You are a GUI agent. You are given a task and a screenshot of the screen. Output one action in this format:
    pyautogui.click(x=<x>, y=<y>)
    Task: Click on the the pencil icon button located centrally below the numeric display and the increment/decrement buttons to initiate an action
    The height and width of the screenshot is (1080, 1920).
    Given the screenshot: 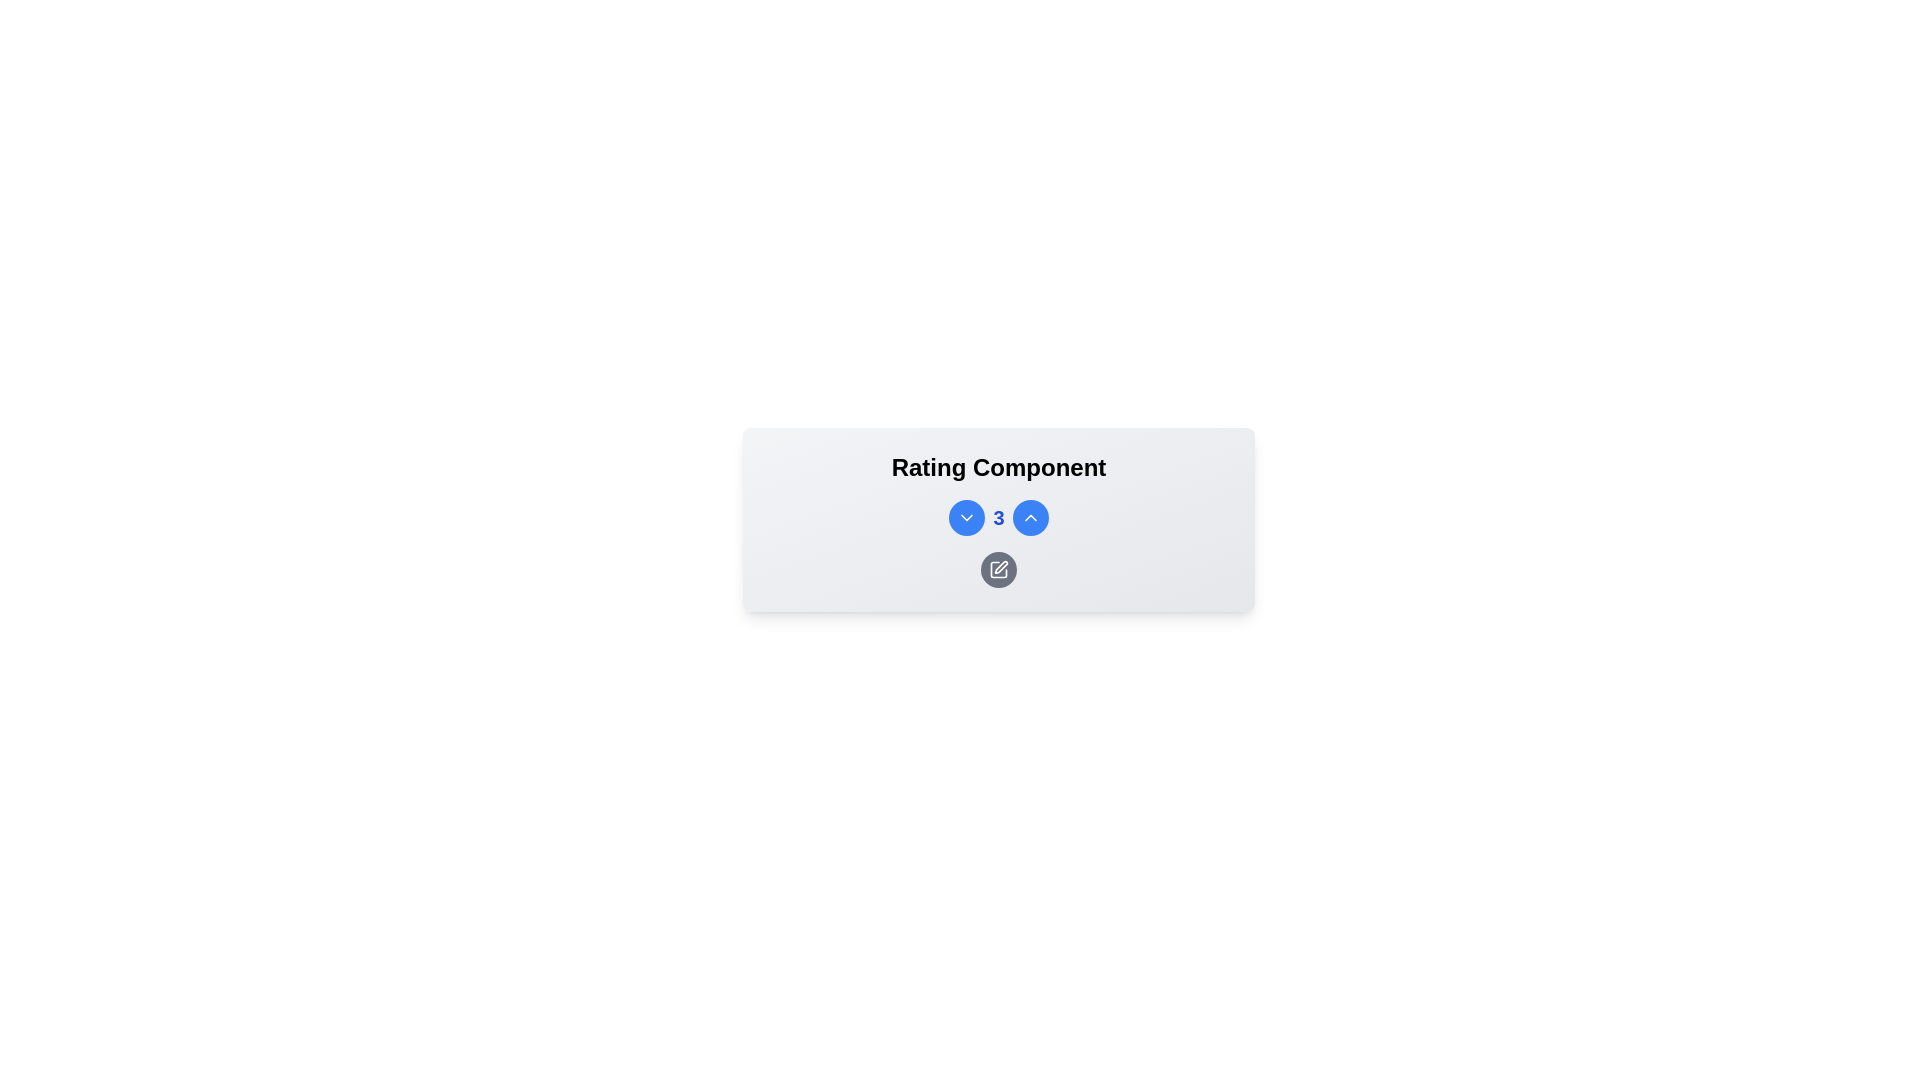 What is the action you would take?
    pyautogui.click(x=998, y=543)
    